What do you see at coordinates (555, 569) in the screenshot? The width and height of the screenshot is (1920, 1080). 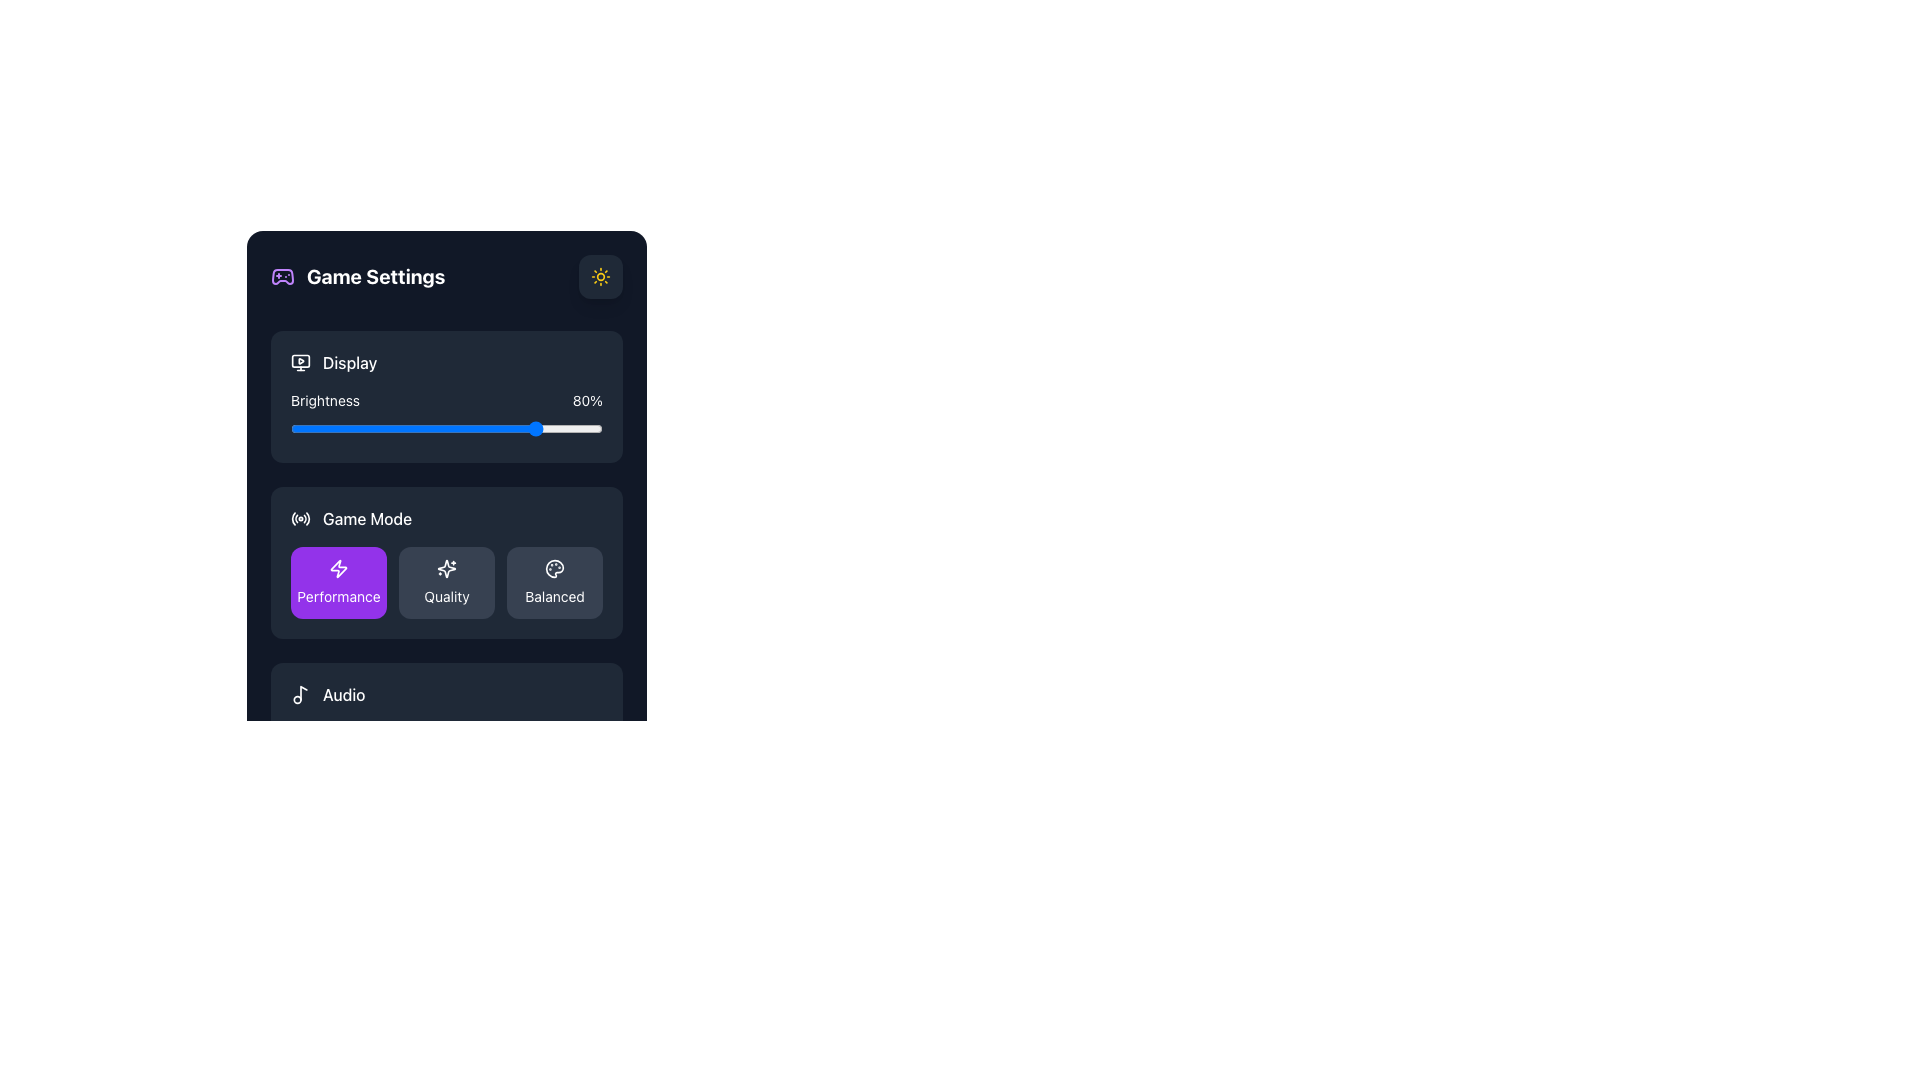 I see `the palette icon located in the 'Balanced' button within the 'Game Mode' section` at bounding box center [555, 569].